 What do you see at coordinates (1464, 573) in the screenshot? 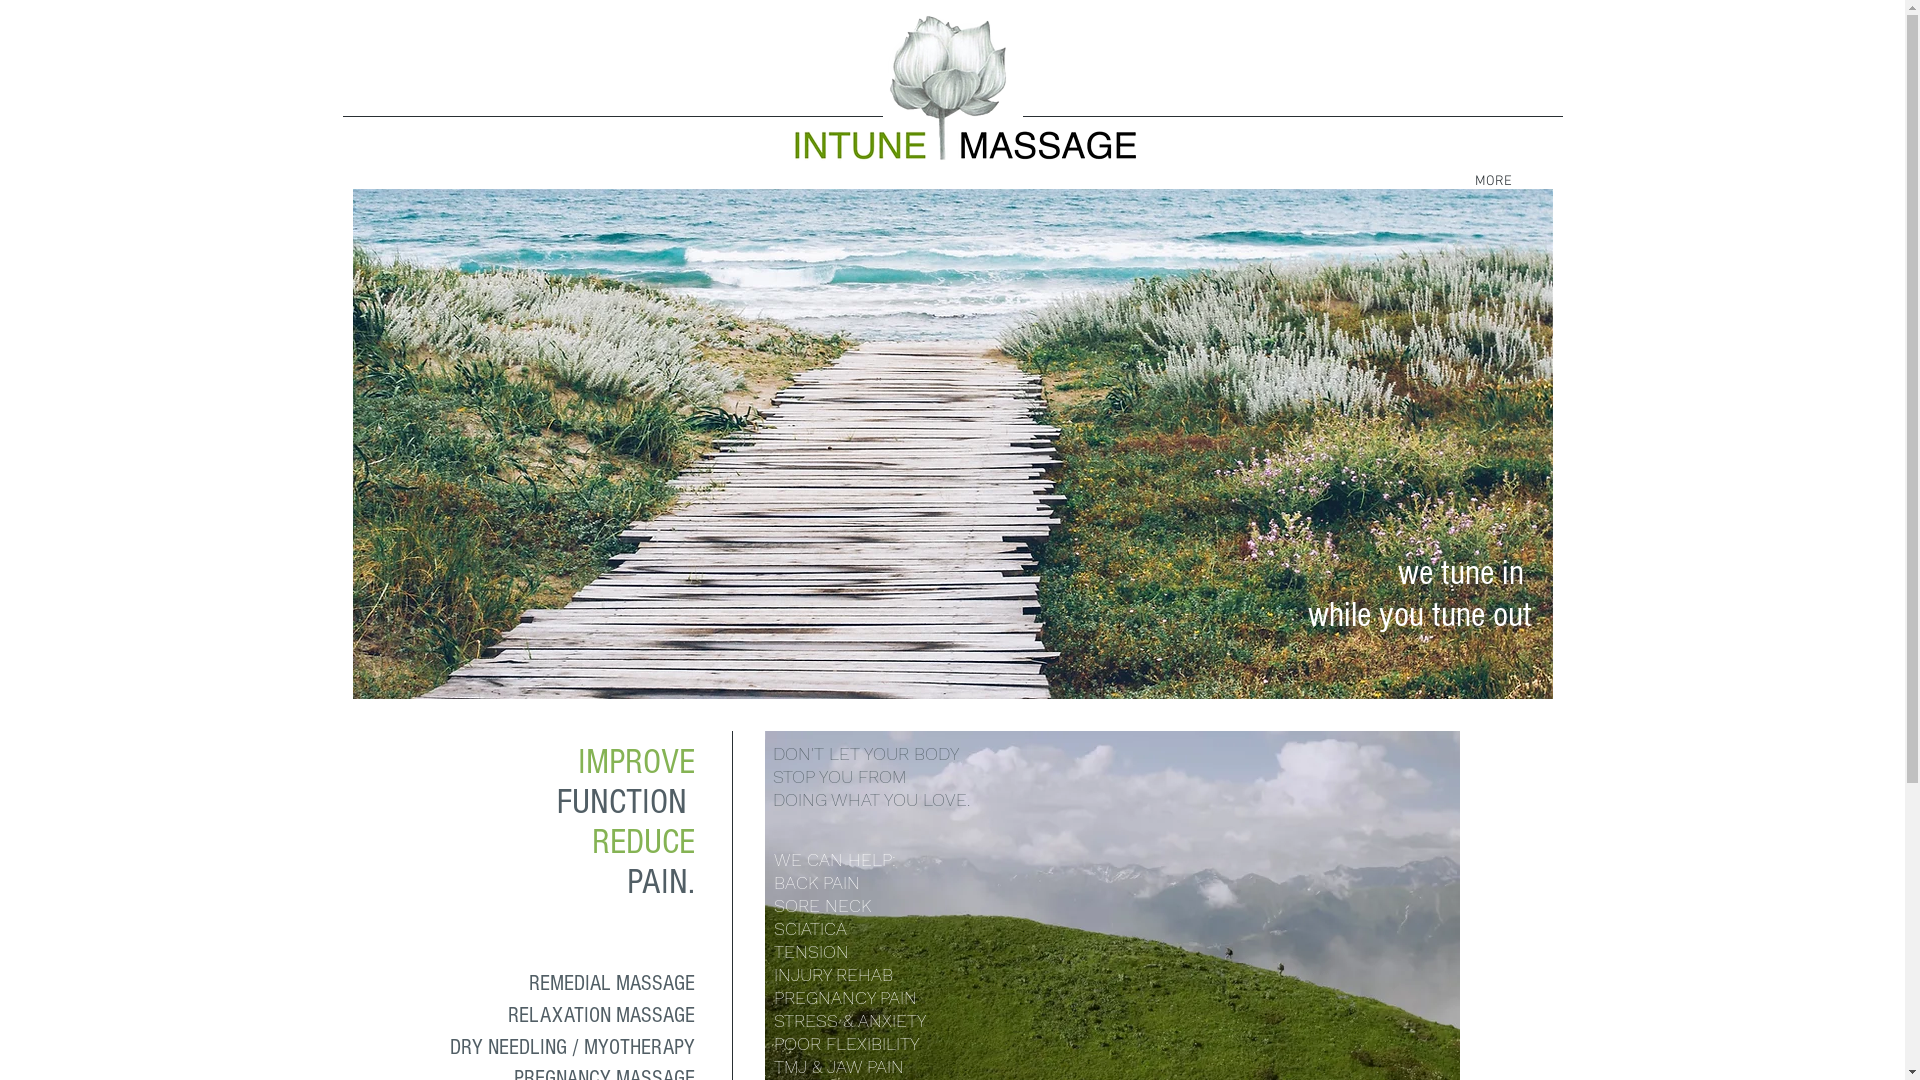
I see `'we tune in '` at bounding box center [1464, 573].